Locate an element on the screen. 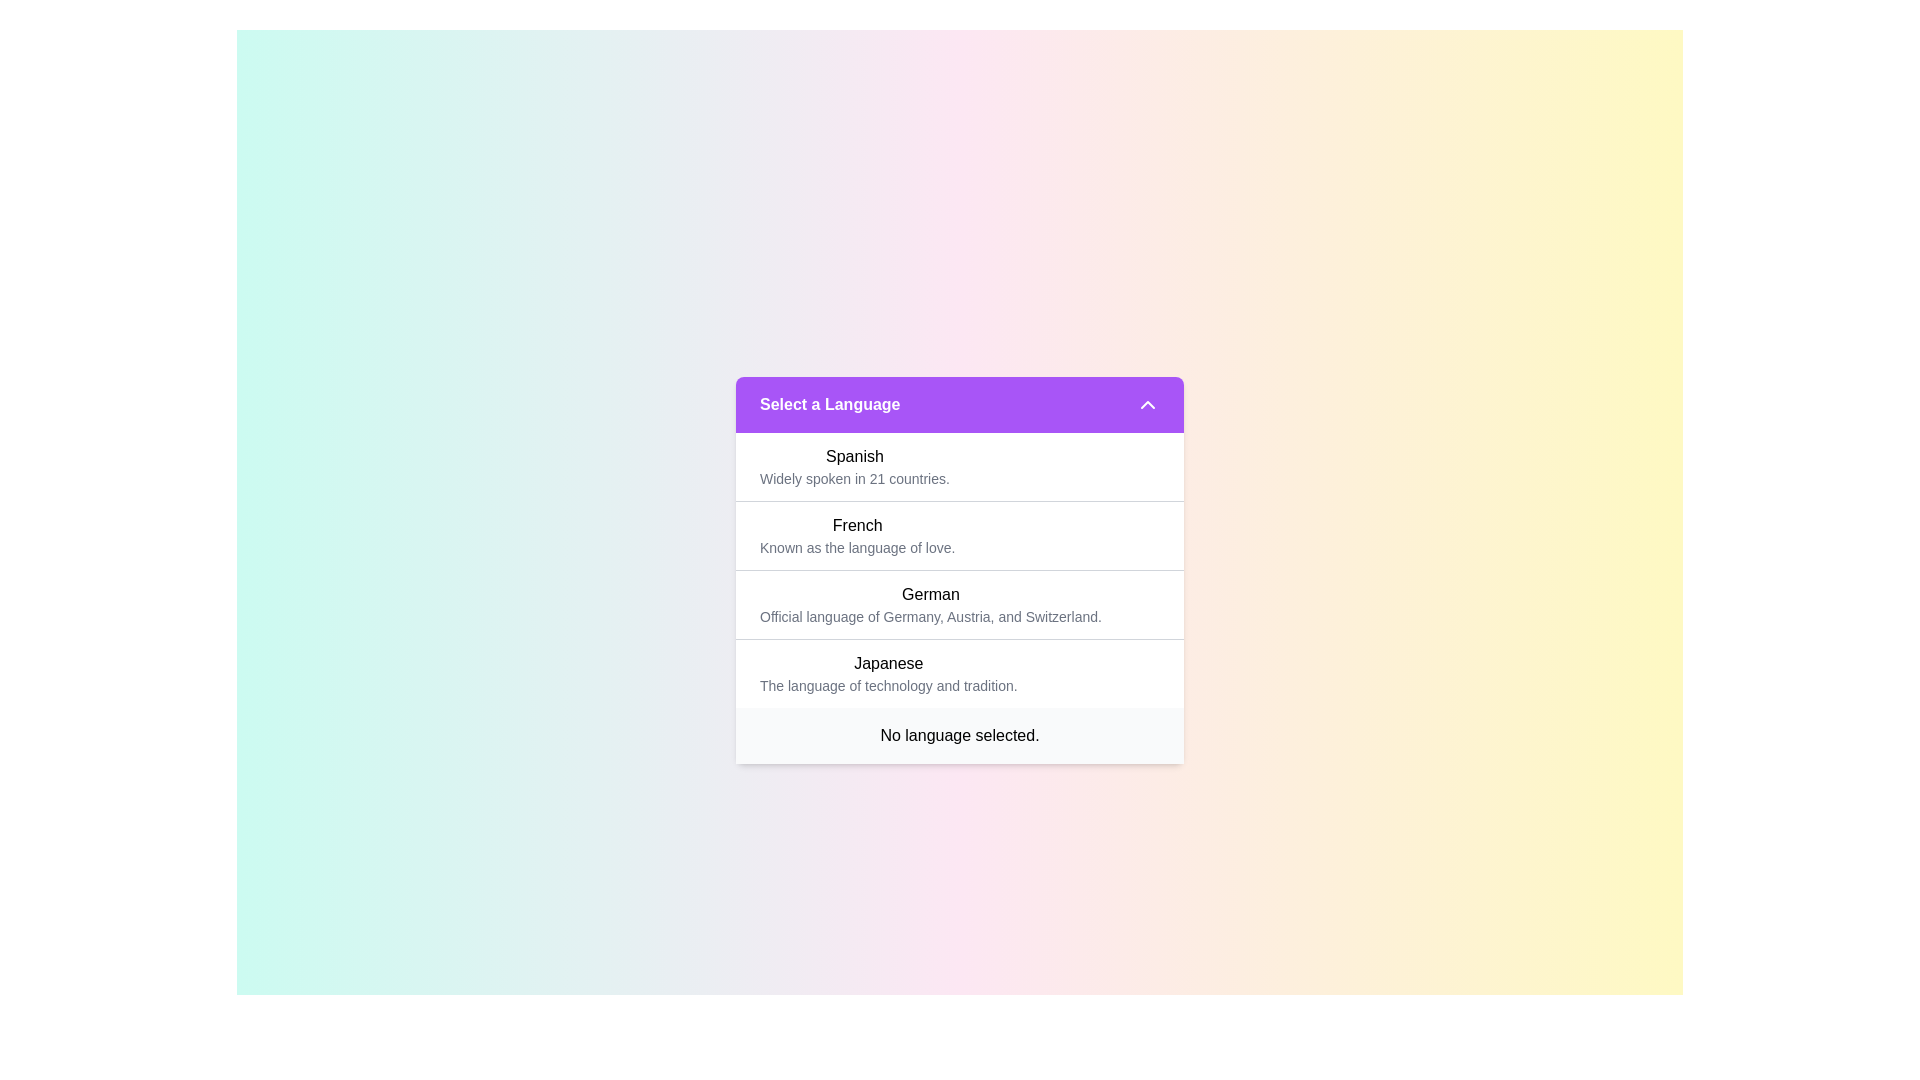  the 'Spanish' dropdown list item, which is the first entry under the 'Select a Language' heading, featuring a bold title and a smaller gray subtitle is located at coordinates (854, 466).